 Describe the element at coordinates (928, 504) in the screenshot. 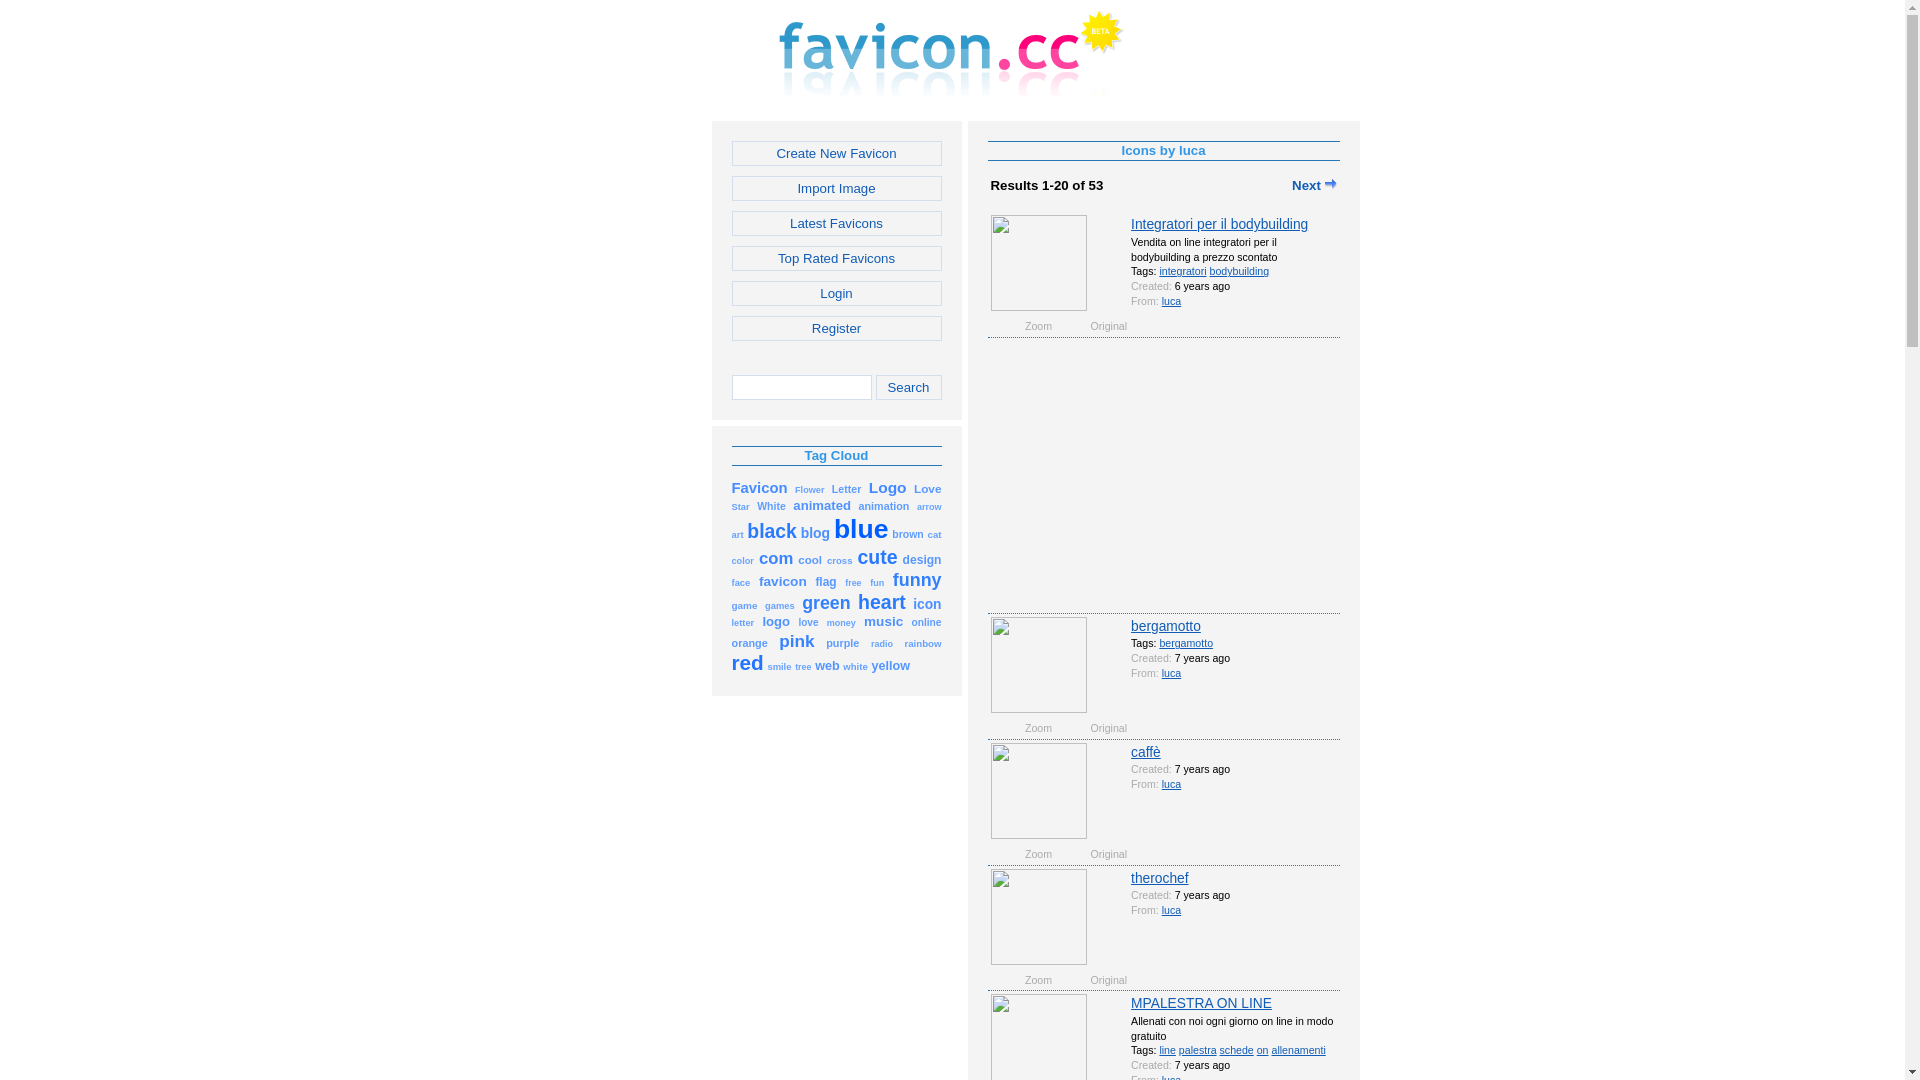

I see `'arrow'` at that location.